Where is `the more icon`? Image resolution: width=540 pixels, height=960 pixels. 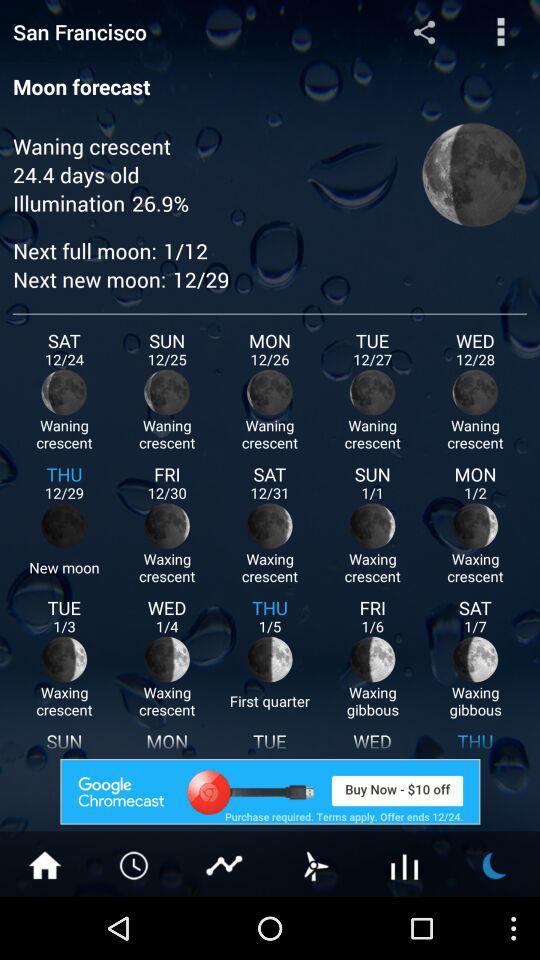
the more icon is located at coordinates (500, 33).